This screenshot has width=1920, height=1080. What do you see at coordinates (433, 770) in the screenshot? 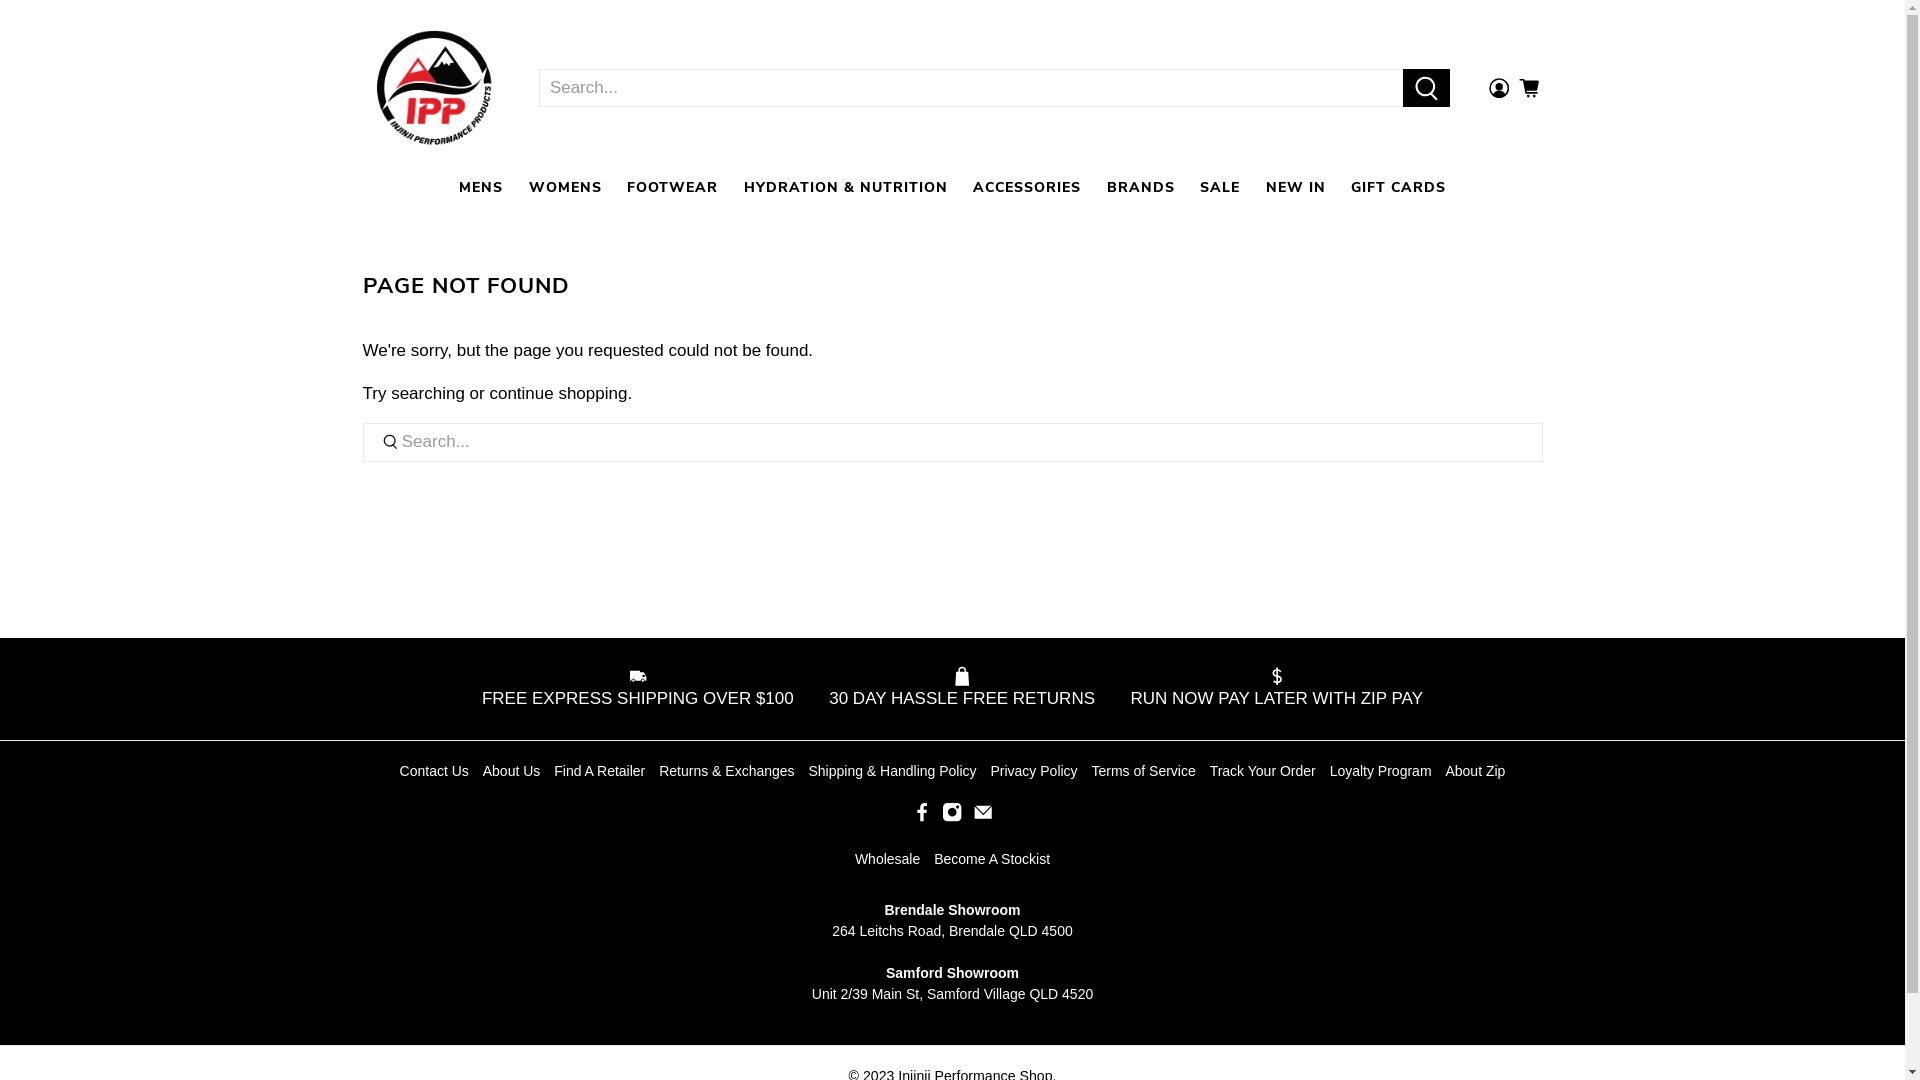
I see `'Contact Us'` at bounding box center [433, 770].